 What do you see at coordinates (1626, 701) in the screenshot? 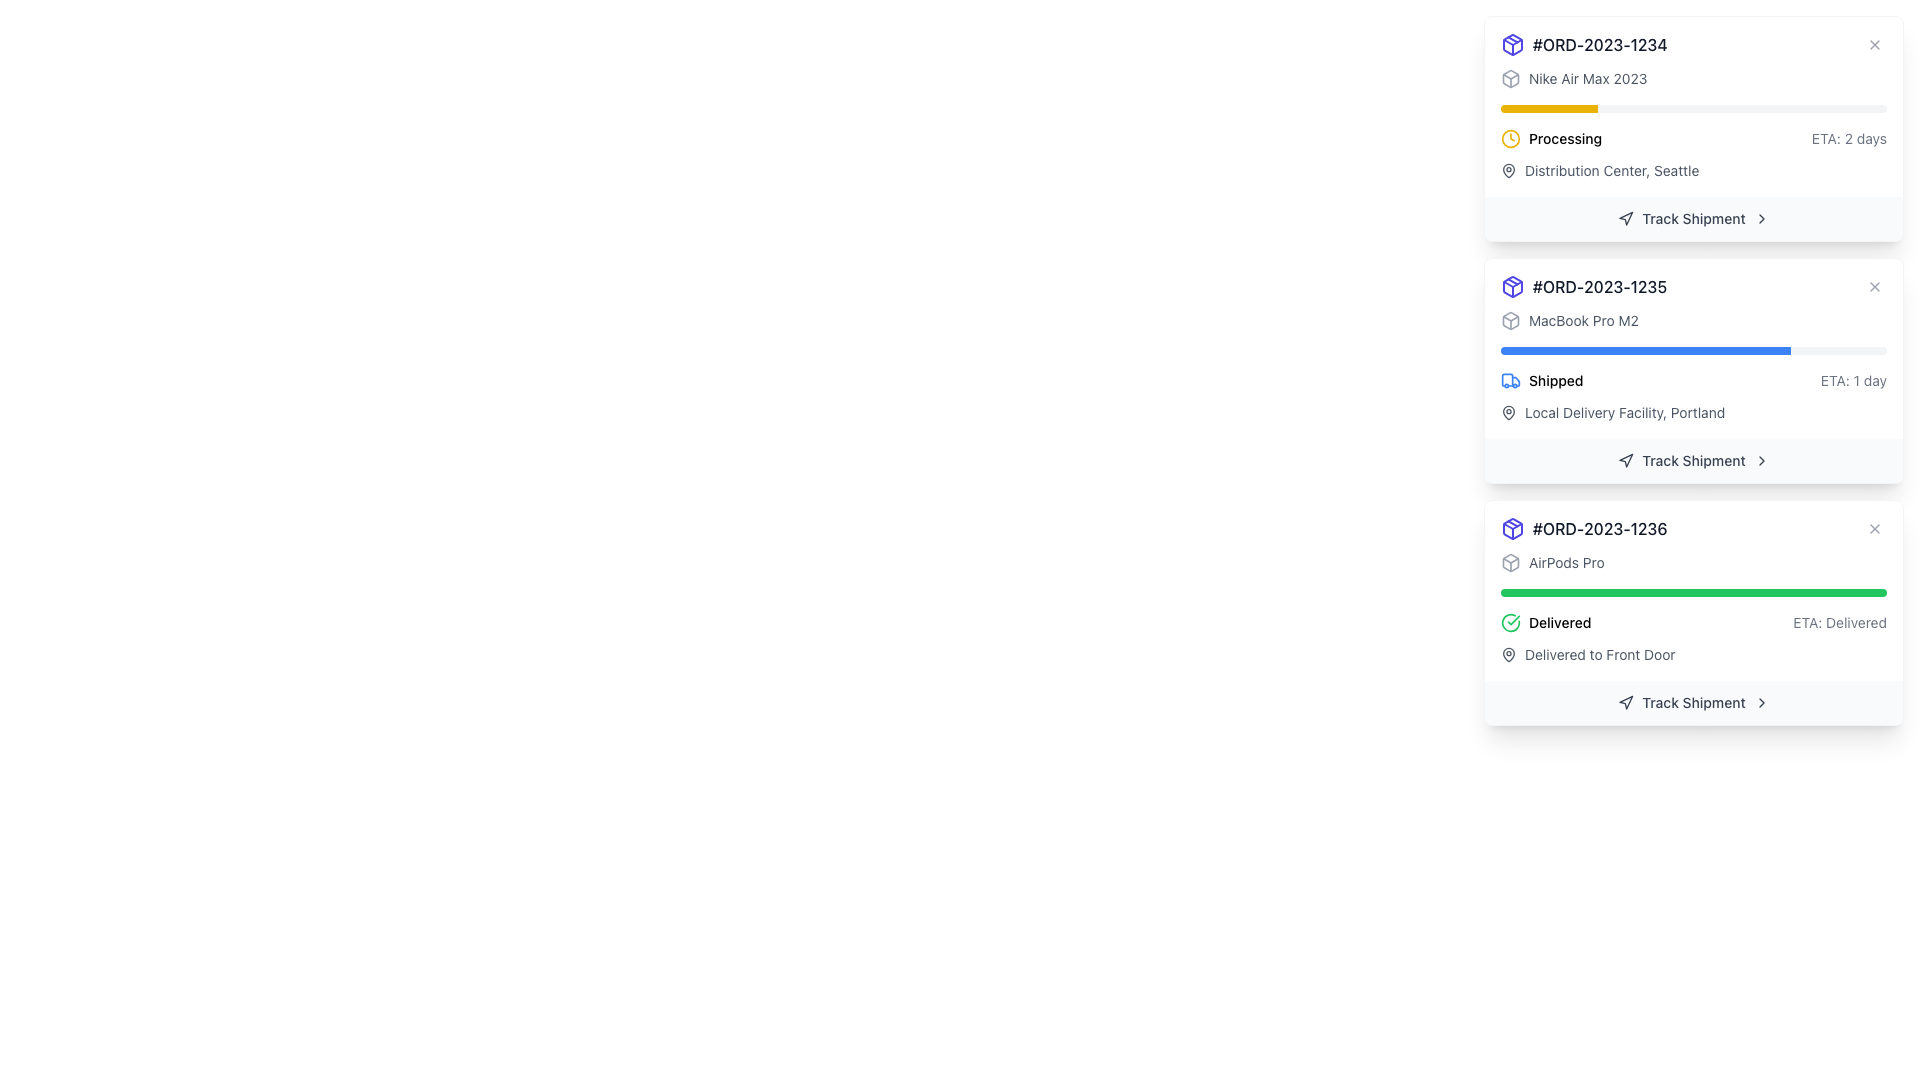
I see `the navigation arrow icon within the 'Track Shipment' button, which is a triangular shape pointing upwards and to the right` at bounding box center [1626, 701].